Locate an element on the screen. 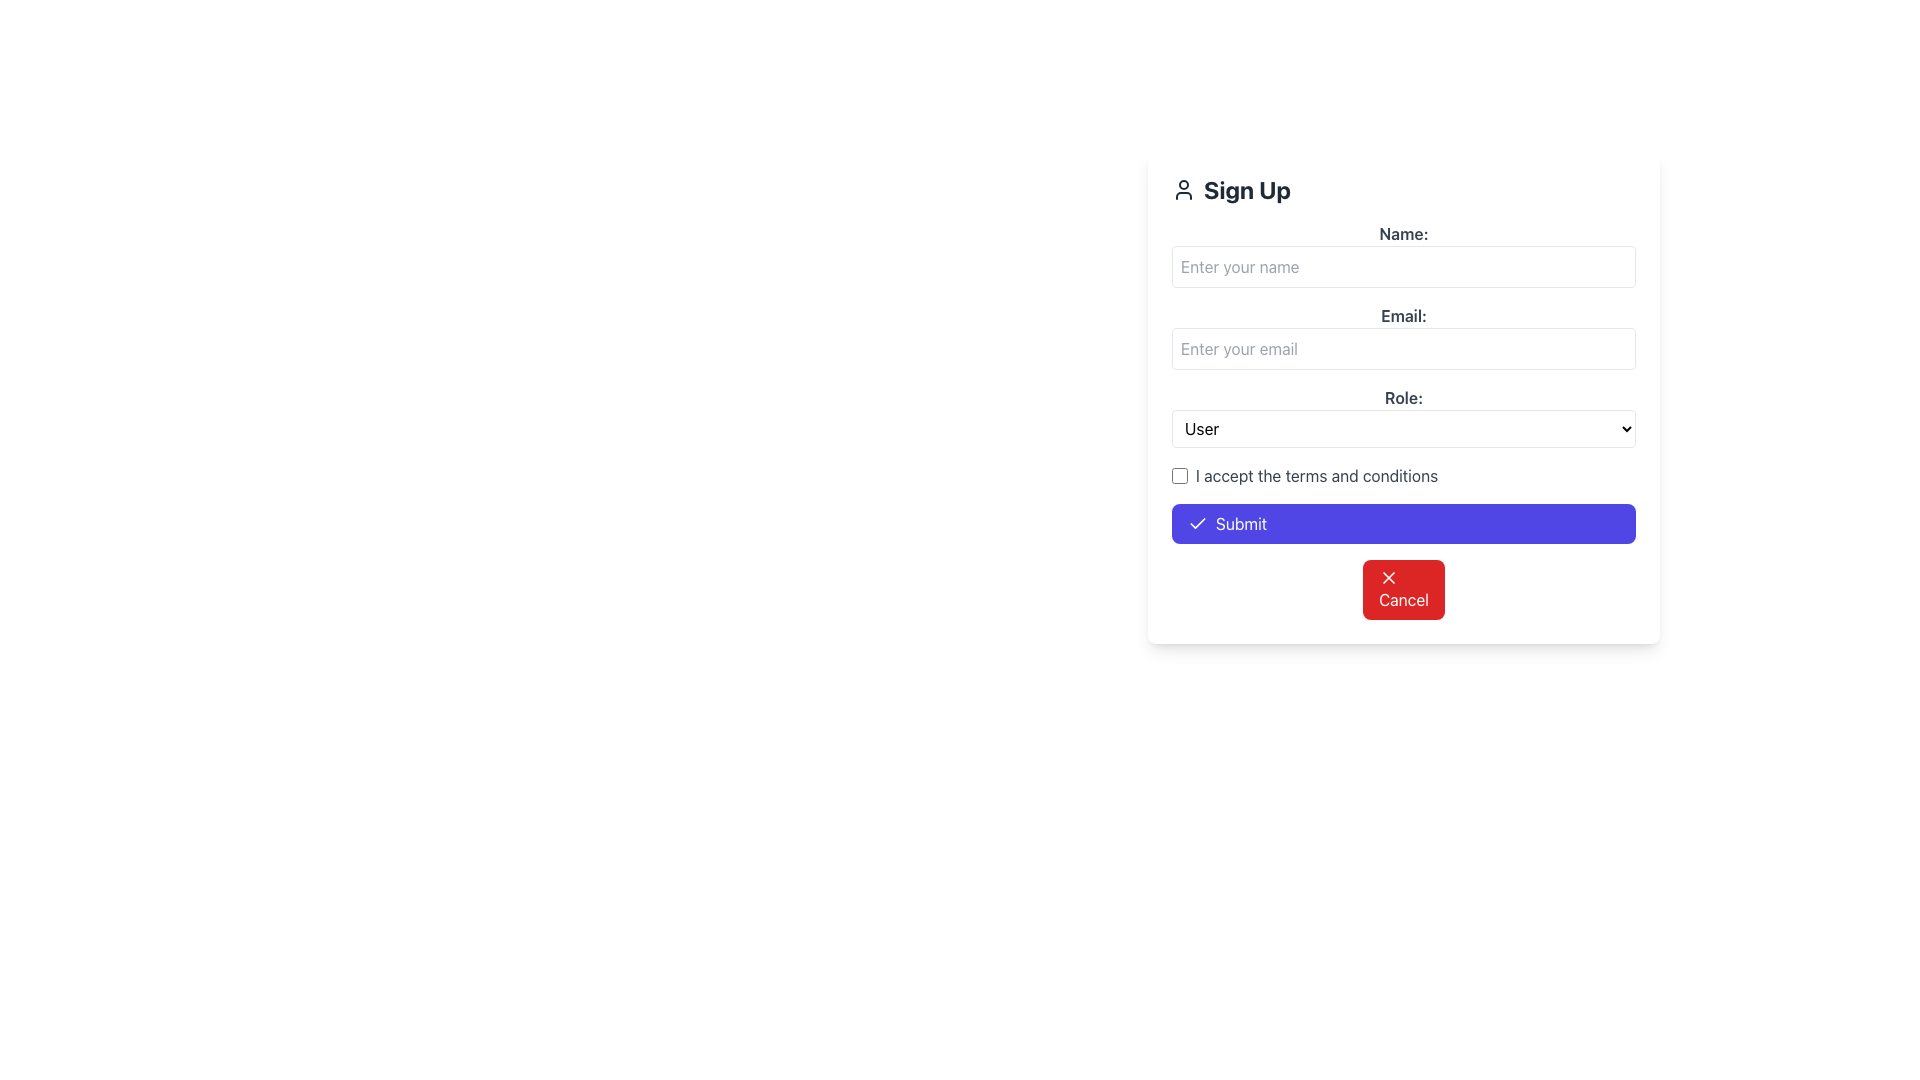 Image resolution: width=1920 pixels, height=1080 pixels. the user profile icon, which is a small outline of a person located to the left of the 'Sign Up' text in the top left of the form is located at coordinates (1184, 189).